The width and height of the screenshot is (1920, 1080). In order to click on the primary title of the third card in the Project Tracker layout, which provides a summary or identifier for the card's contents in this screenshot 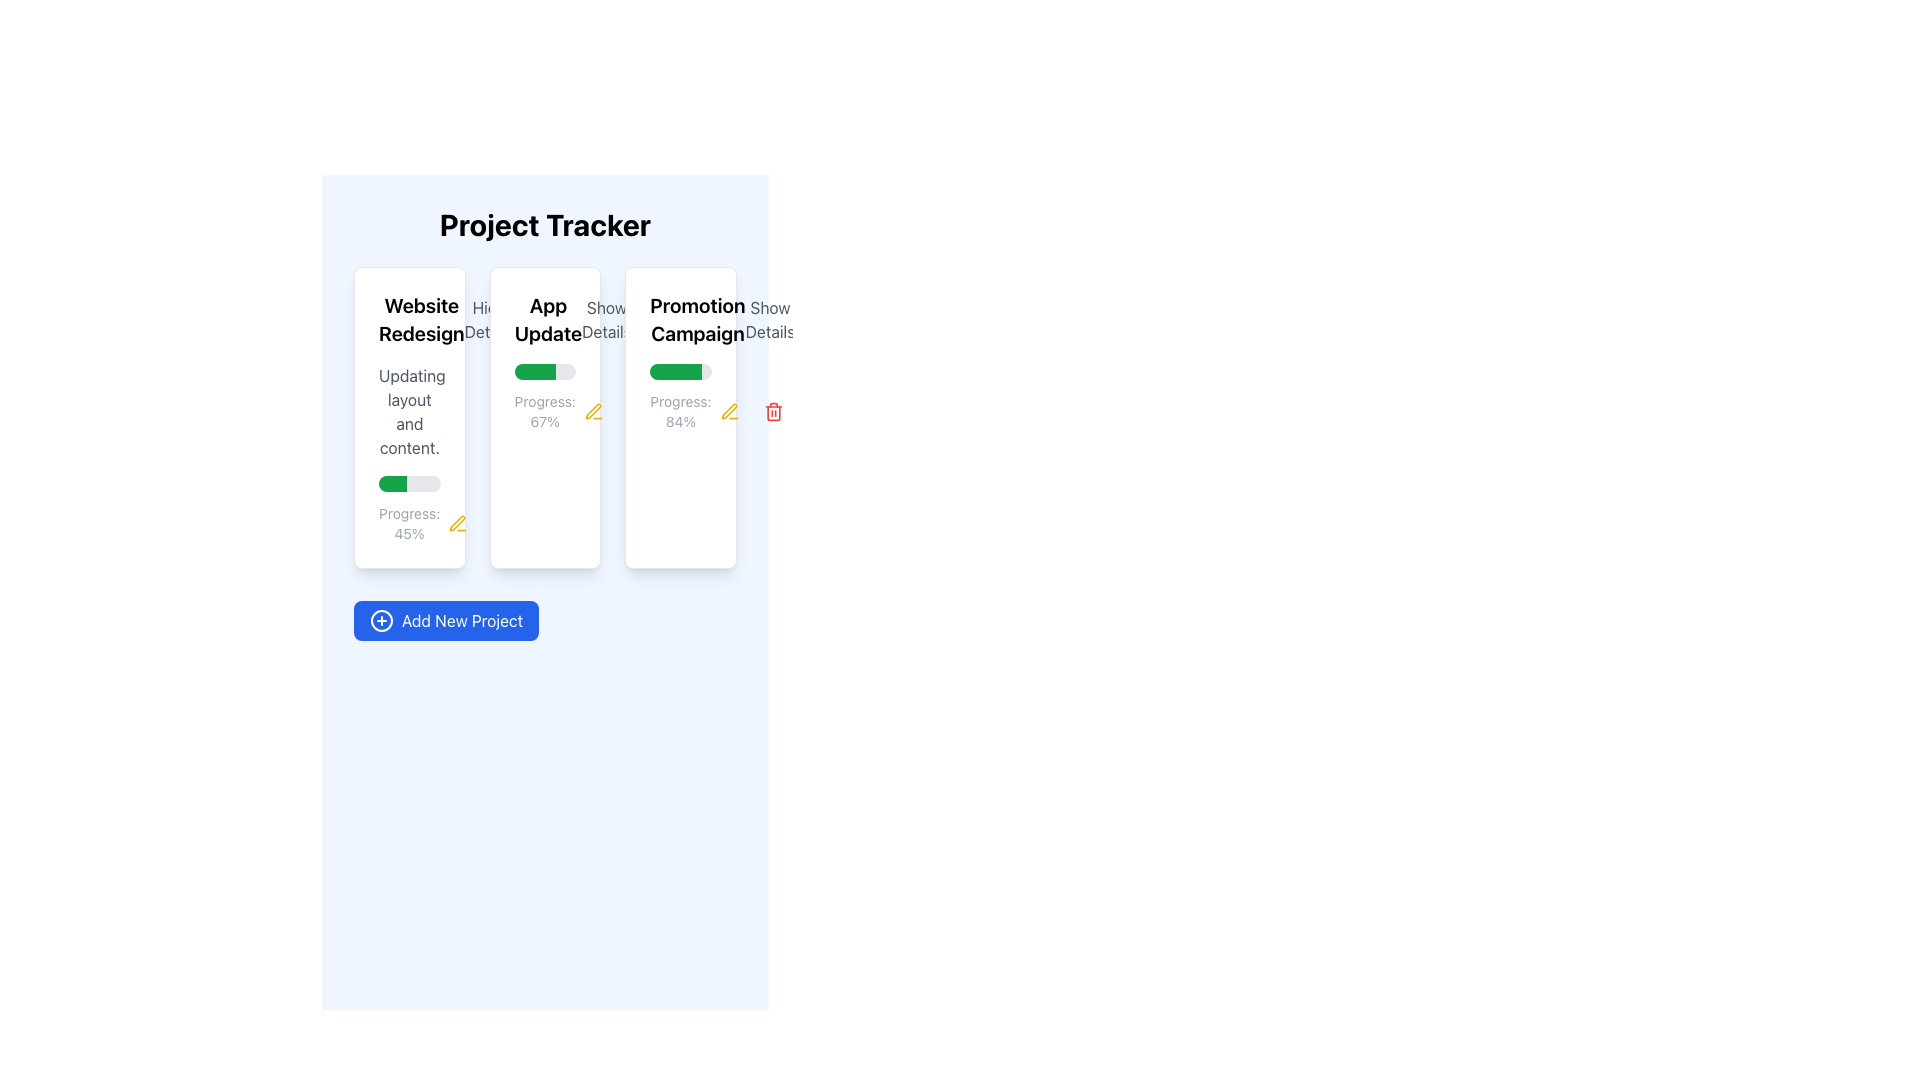, I will do `click(697, 319)`.